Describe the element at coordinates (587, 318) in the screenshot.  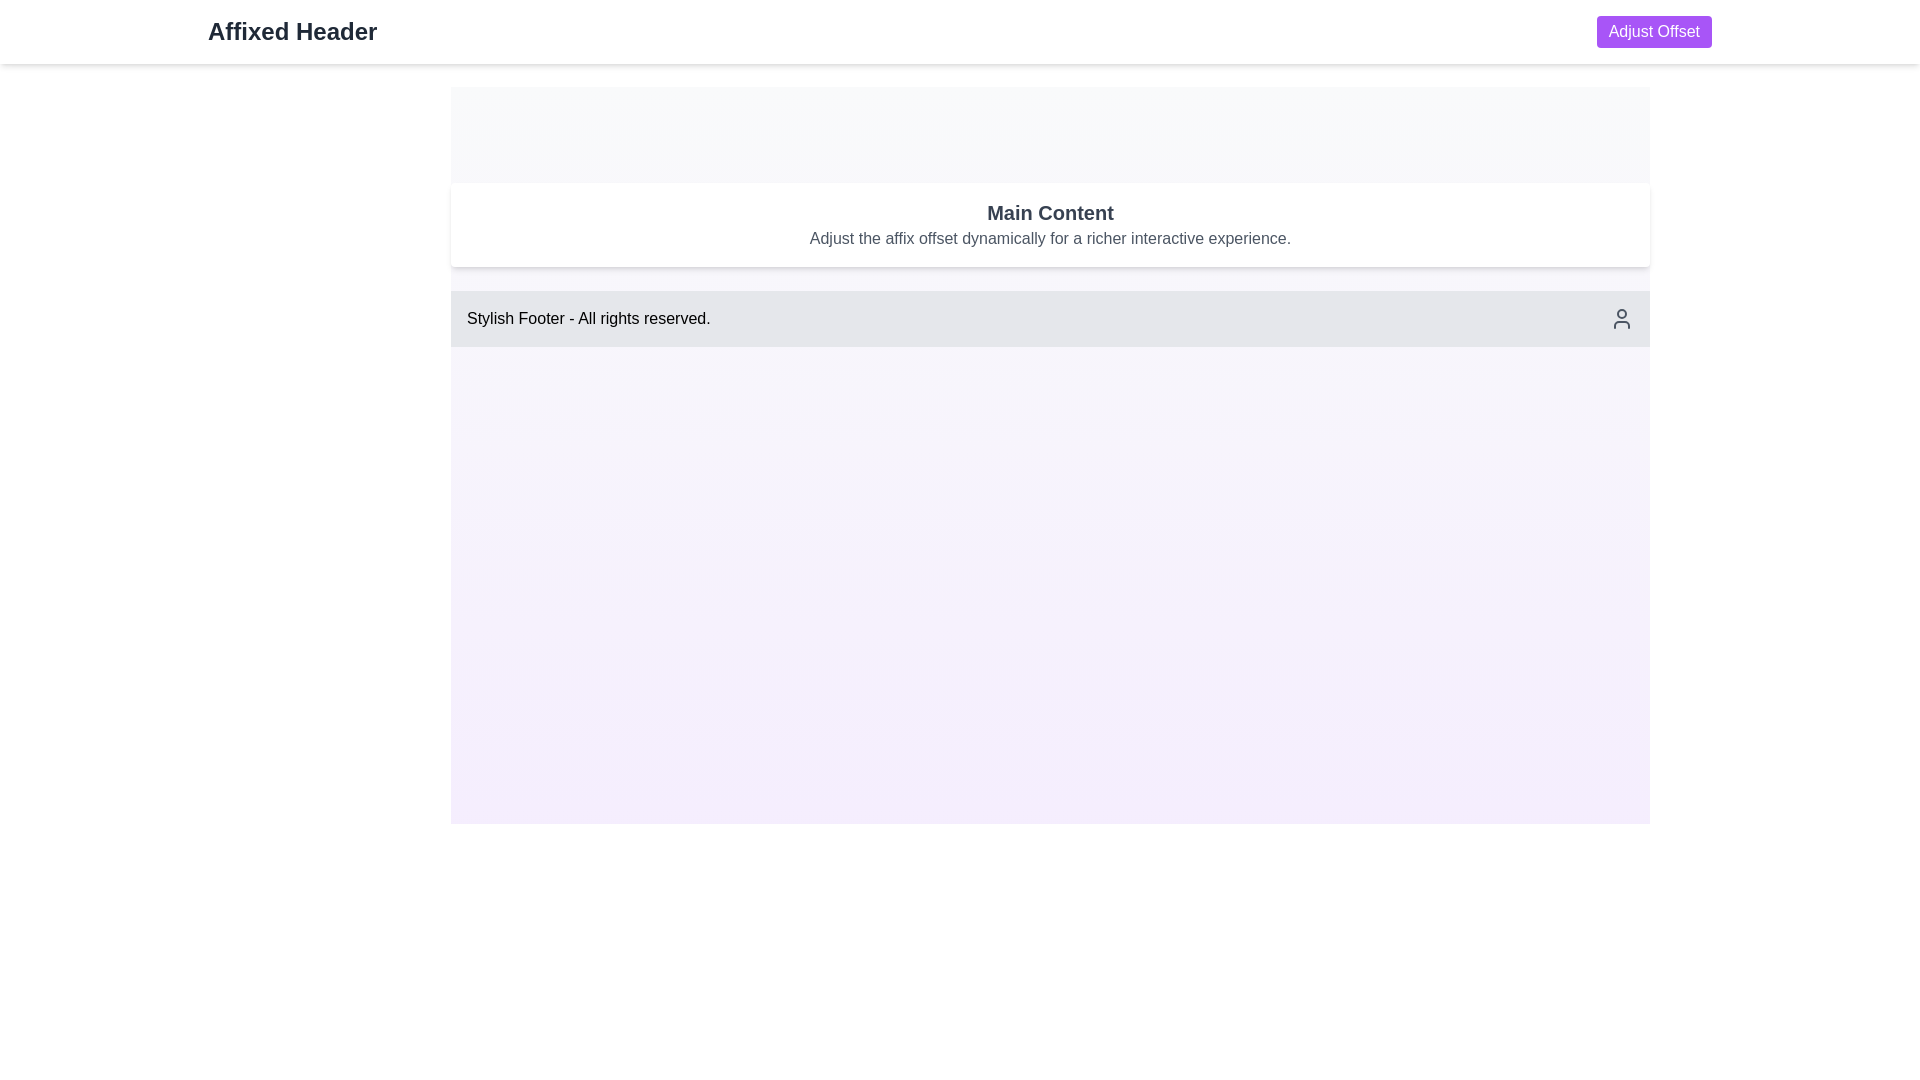
I see `the styled text block displaying 'Stylish Footer - All rights reserved.' in the left section of the footer bar to potentially display a tooltip` at that location.